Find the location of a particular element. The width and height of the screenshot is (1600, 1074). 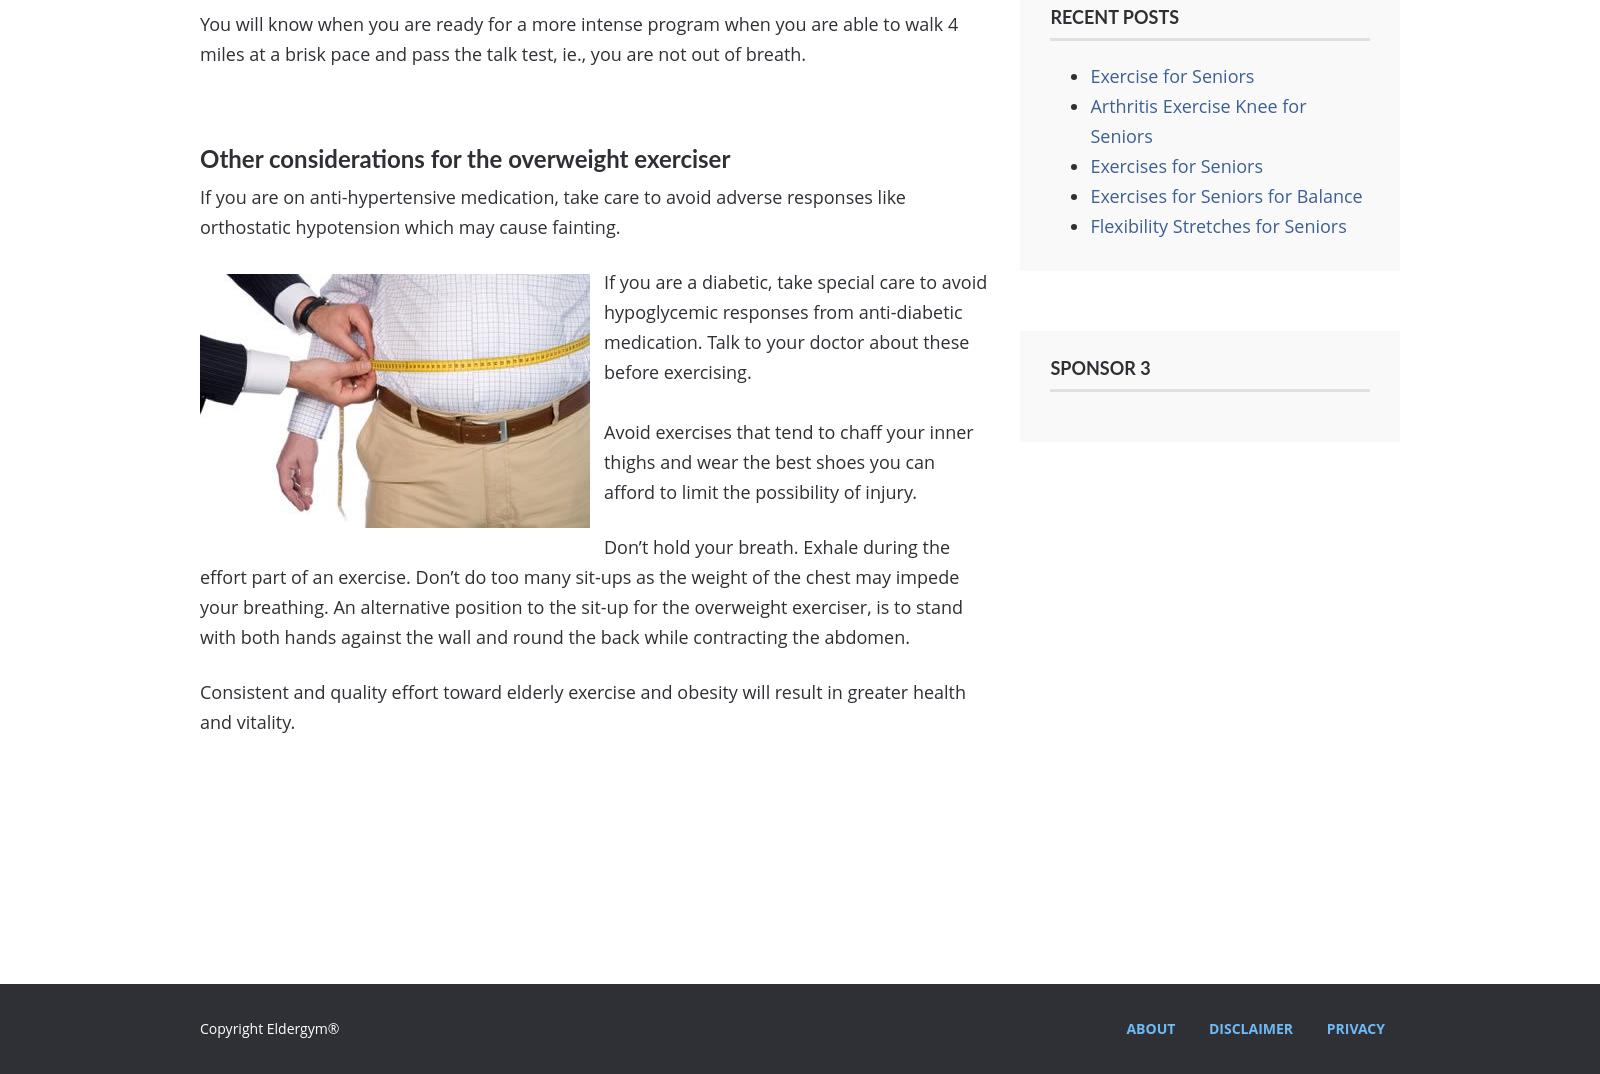

'You will know when you are ready for a more intense program when you are able to walk 4 miles at a brisk pace and pass the talk test, ie., you are not out of breath.' is located at coordinates (578, 37).